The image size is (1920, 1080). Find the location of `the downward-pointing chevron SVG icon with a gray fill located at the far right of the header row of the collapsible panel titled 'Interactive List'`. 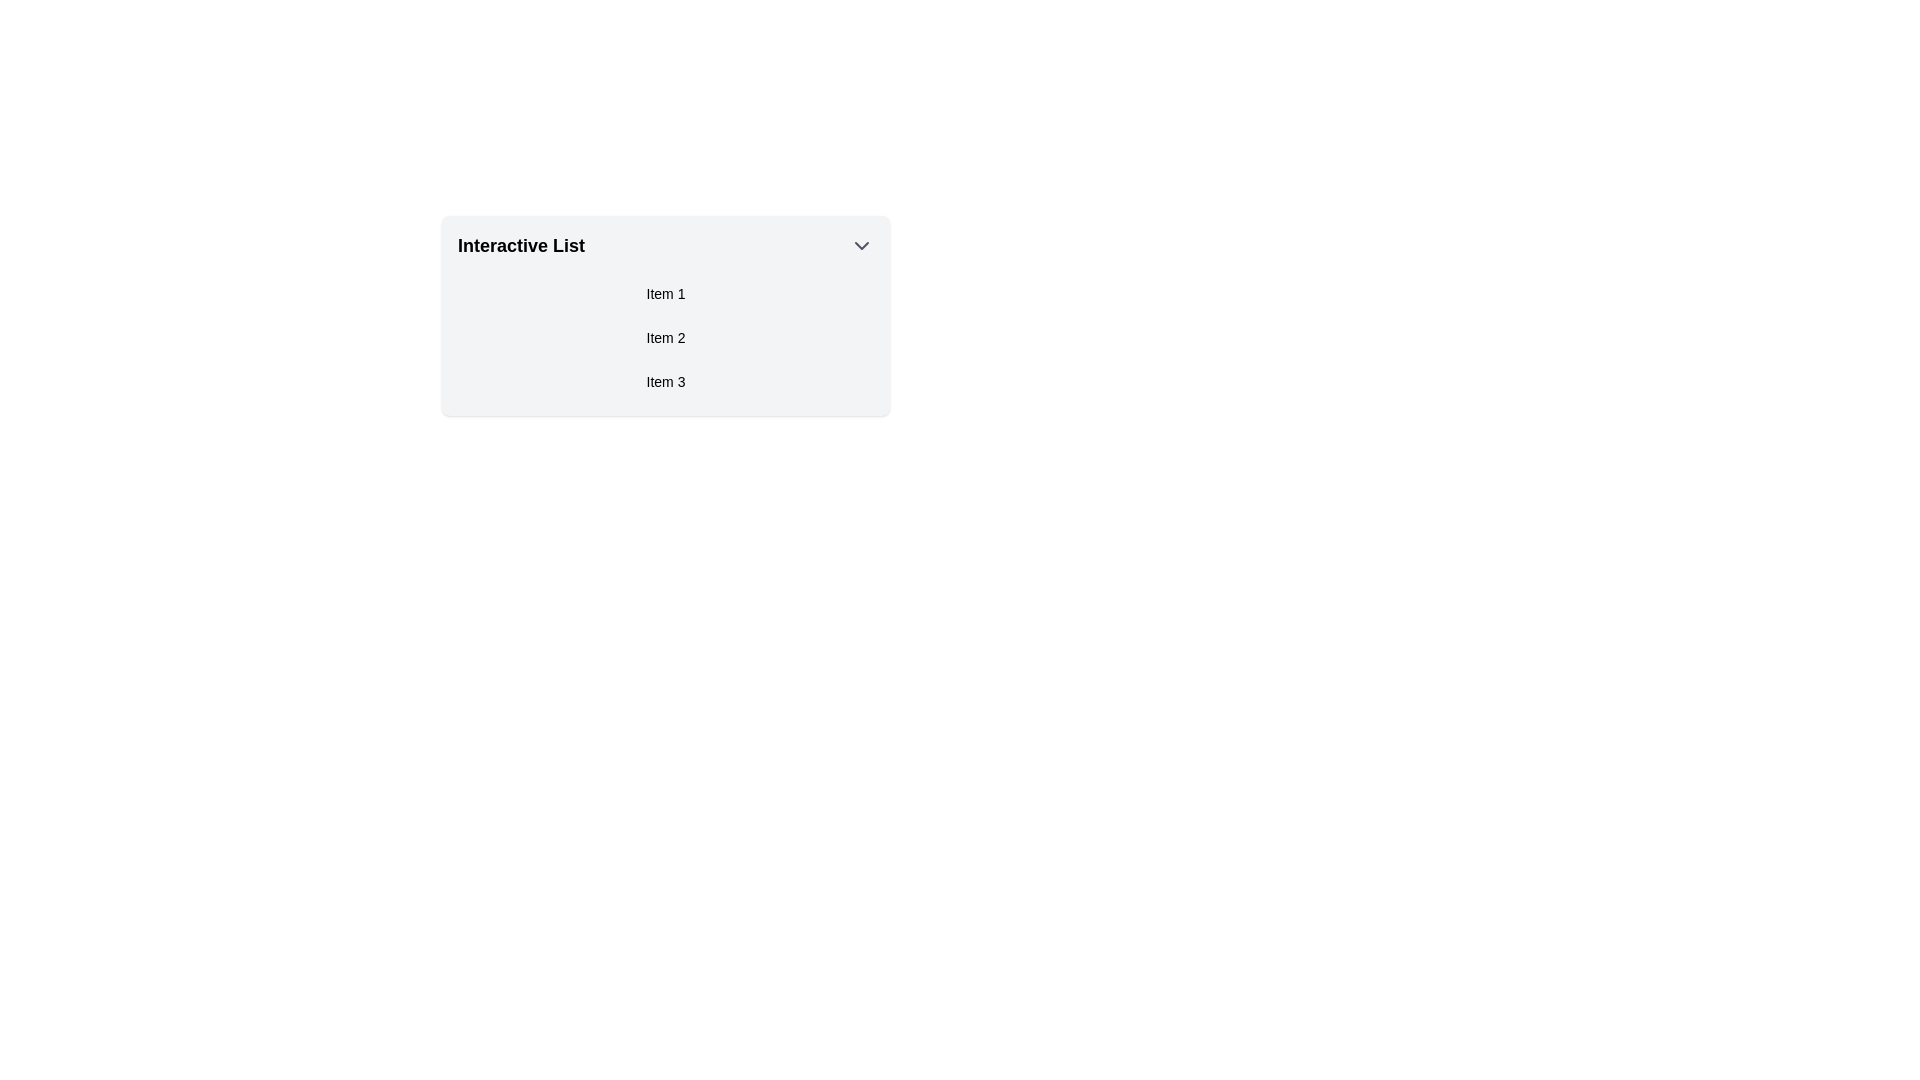

the downward-pointing chevron SVG icon with a gray fill located at the far right of the header row of the collapsible panel titled 'Interactive List' is located at coordinates (862, 245).